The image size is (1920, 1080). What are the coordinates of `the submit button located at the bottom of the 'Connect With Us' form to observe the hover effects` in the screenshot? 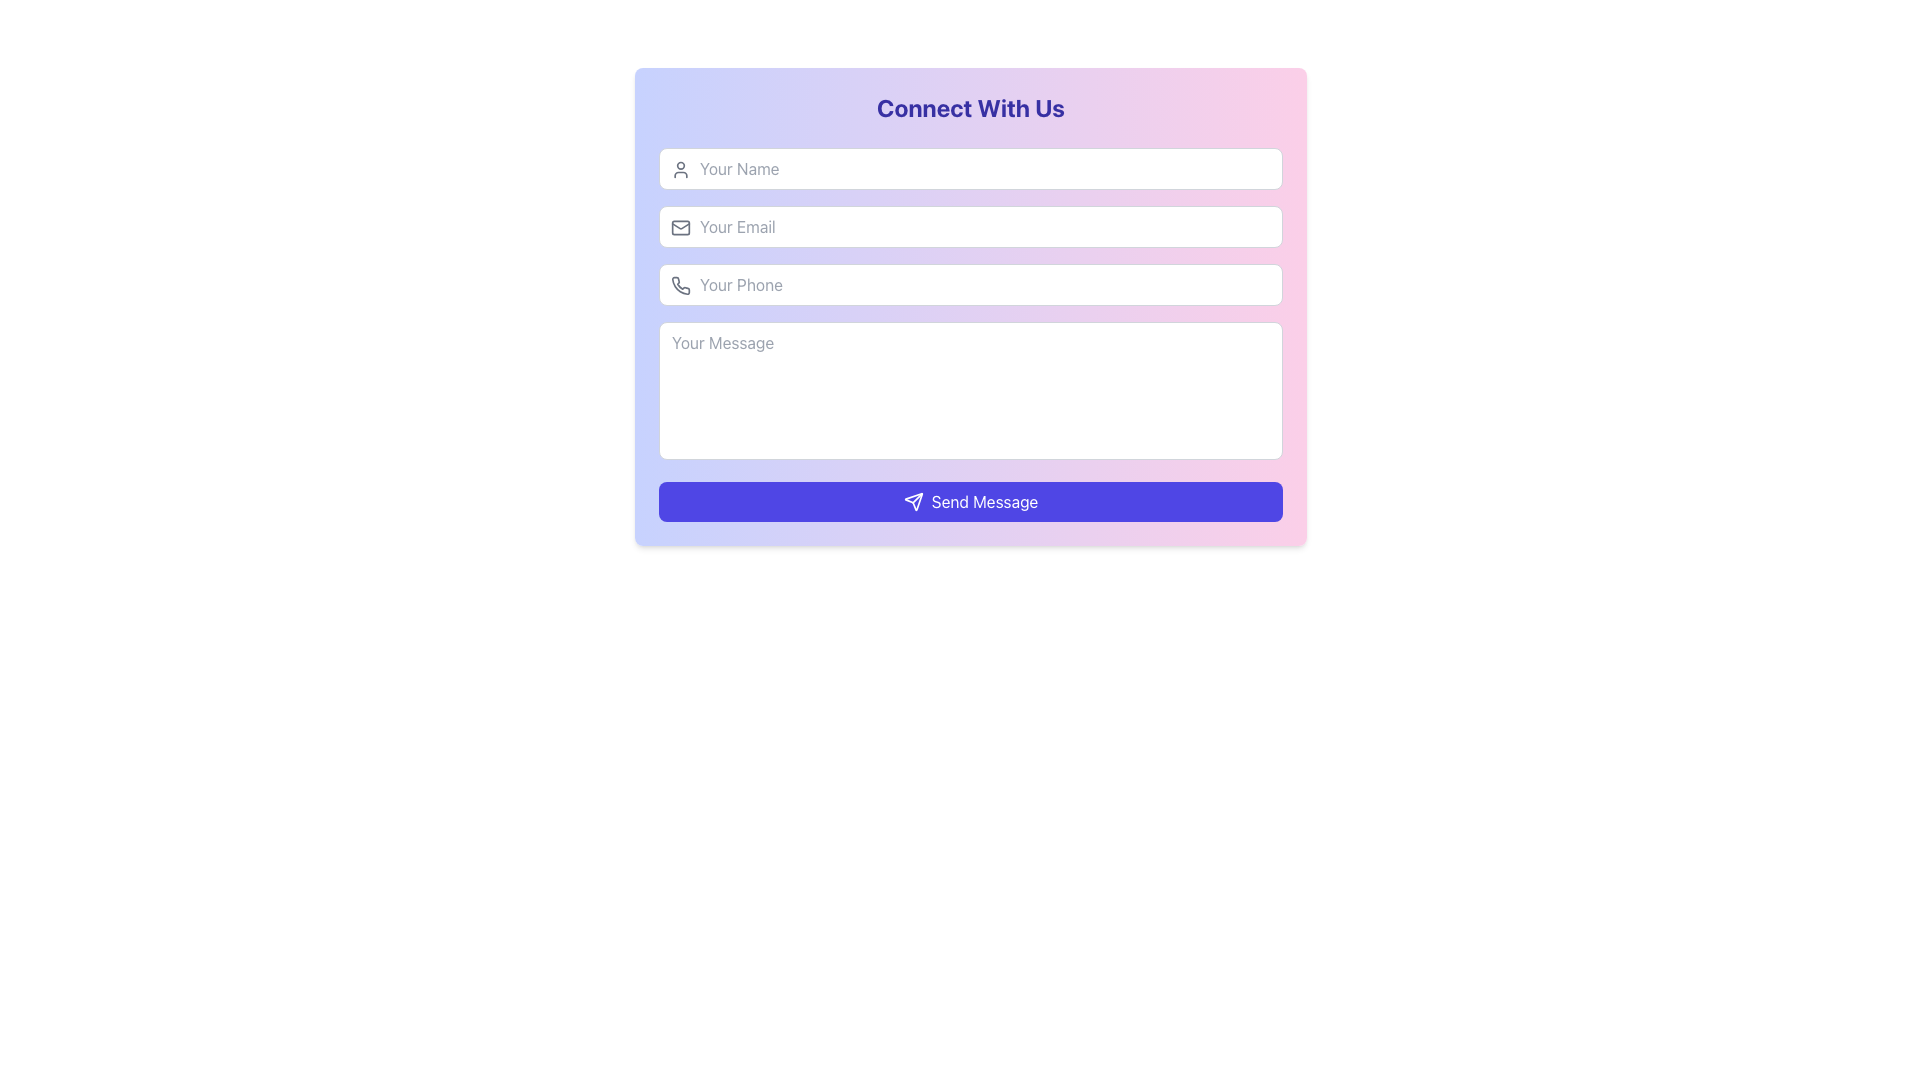 It's located at (970, 500).